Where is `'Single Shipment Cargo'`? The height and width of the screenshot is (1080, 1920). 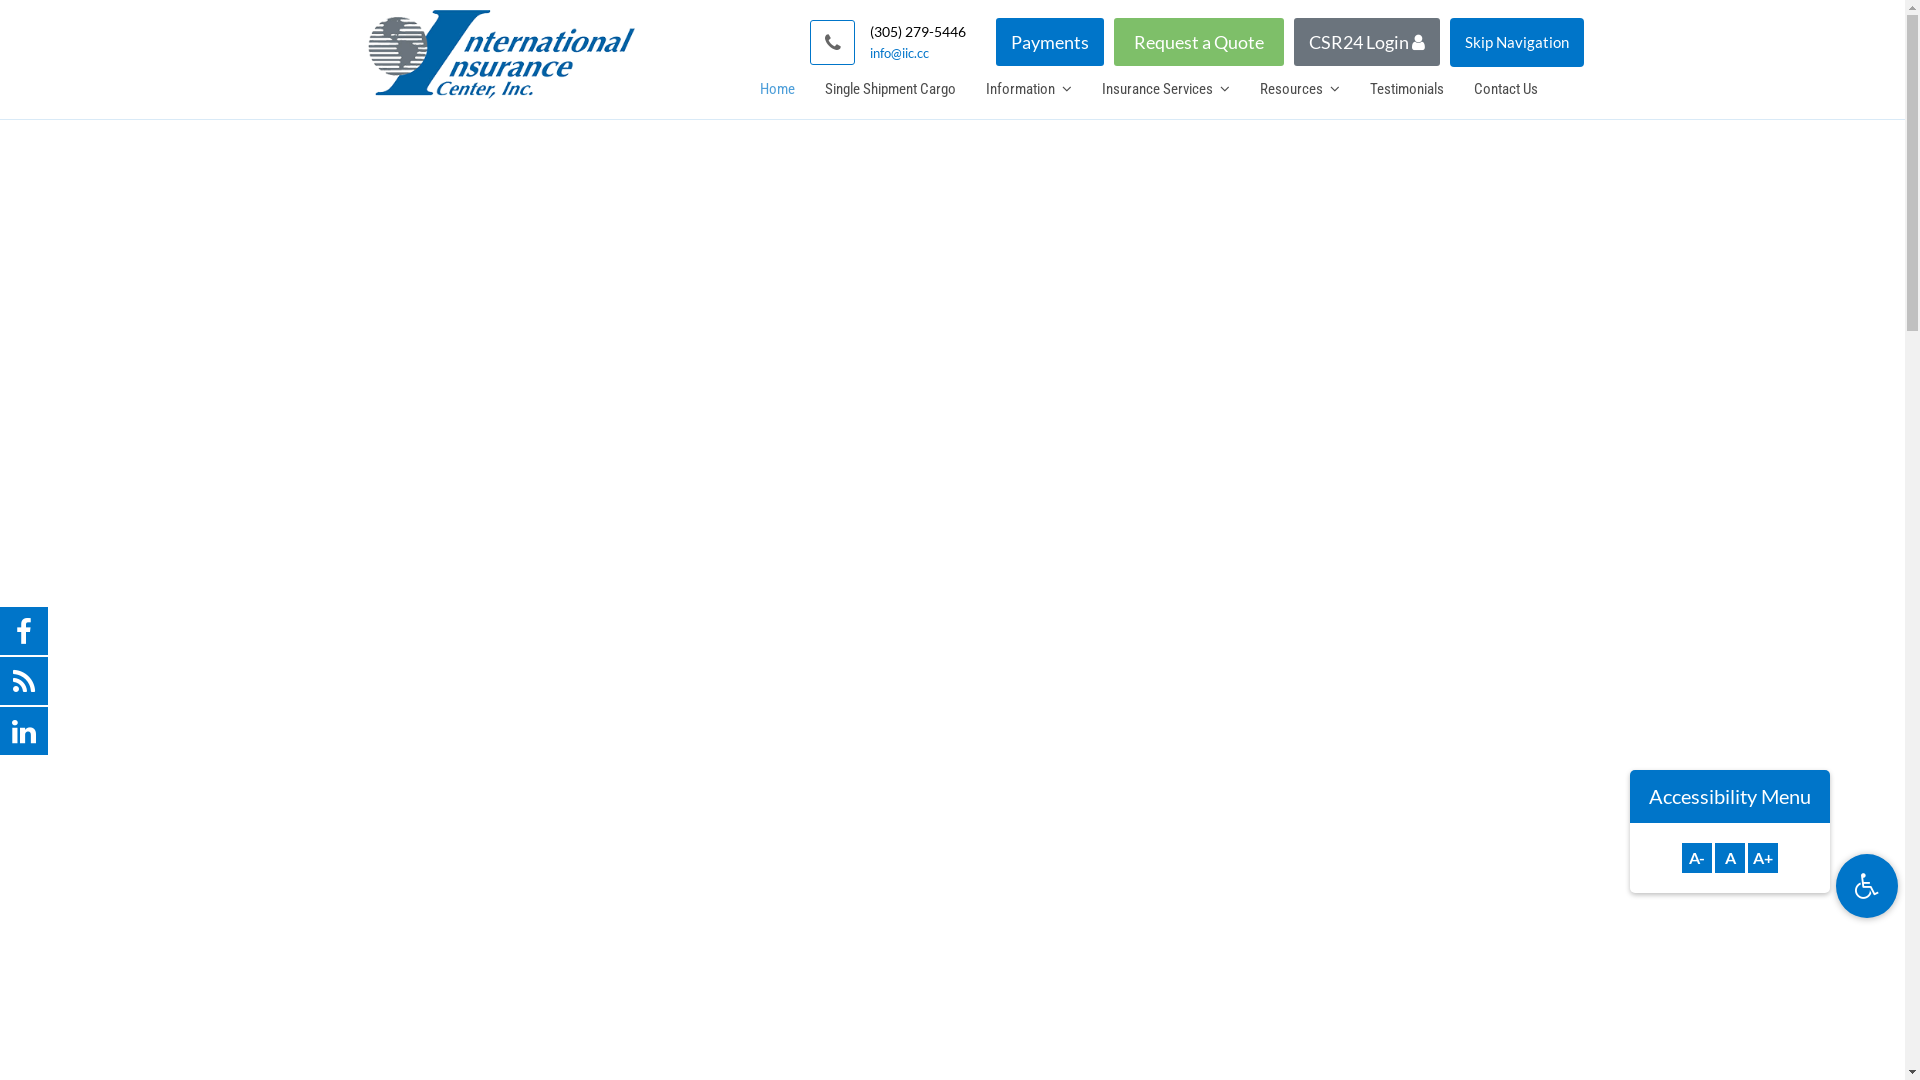
'Single Shipment Cargo' is located at coordinates (889, 87).